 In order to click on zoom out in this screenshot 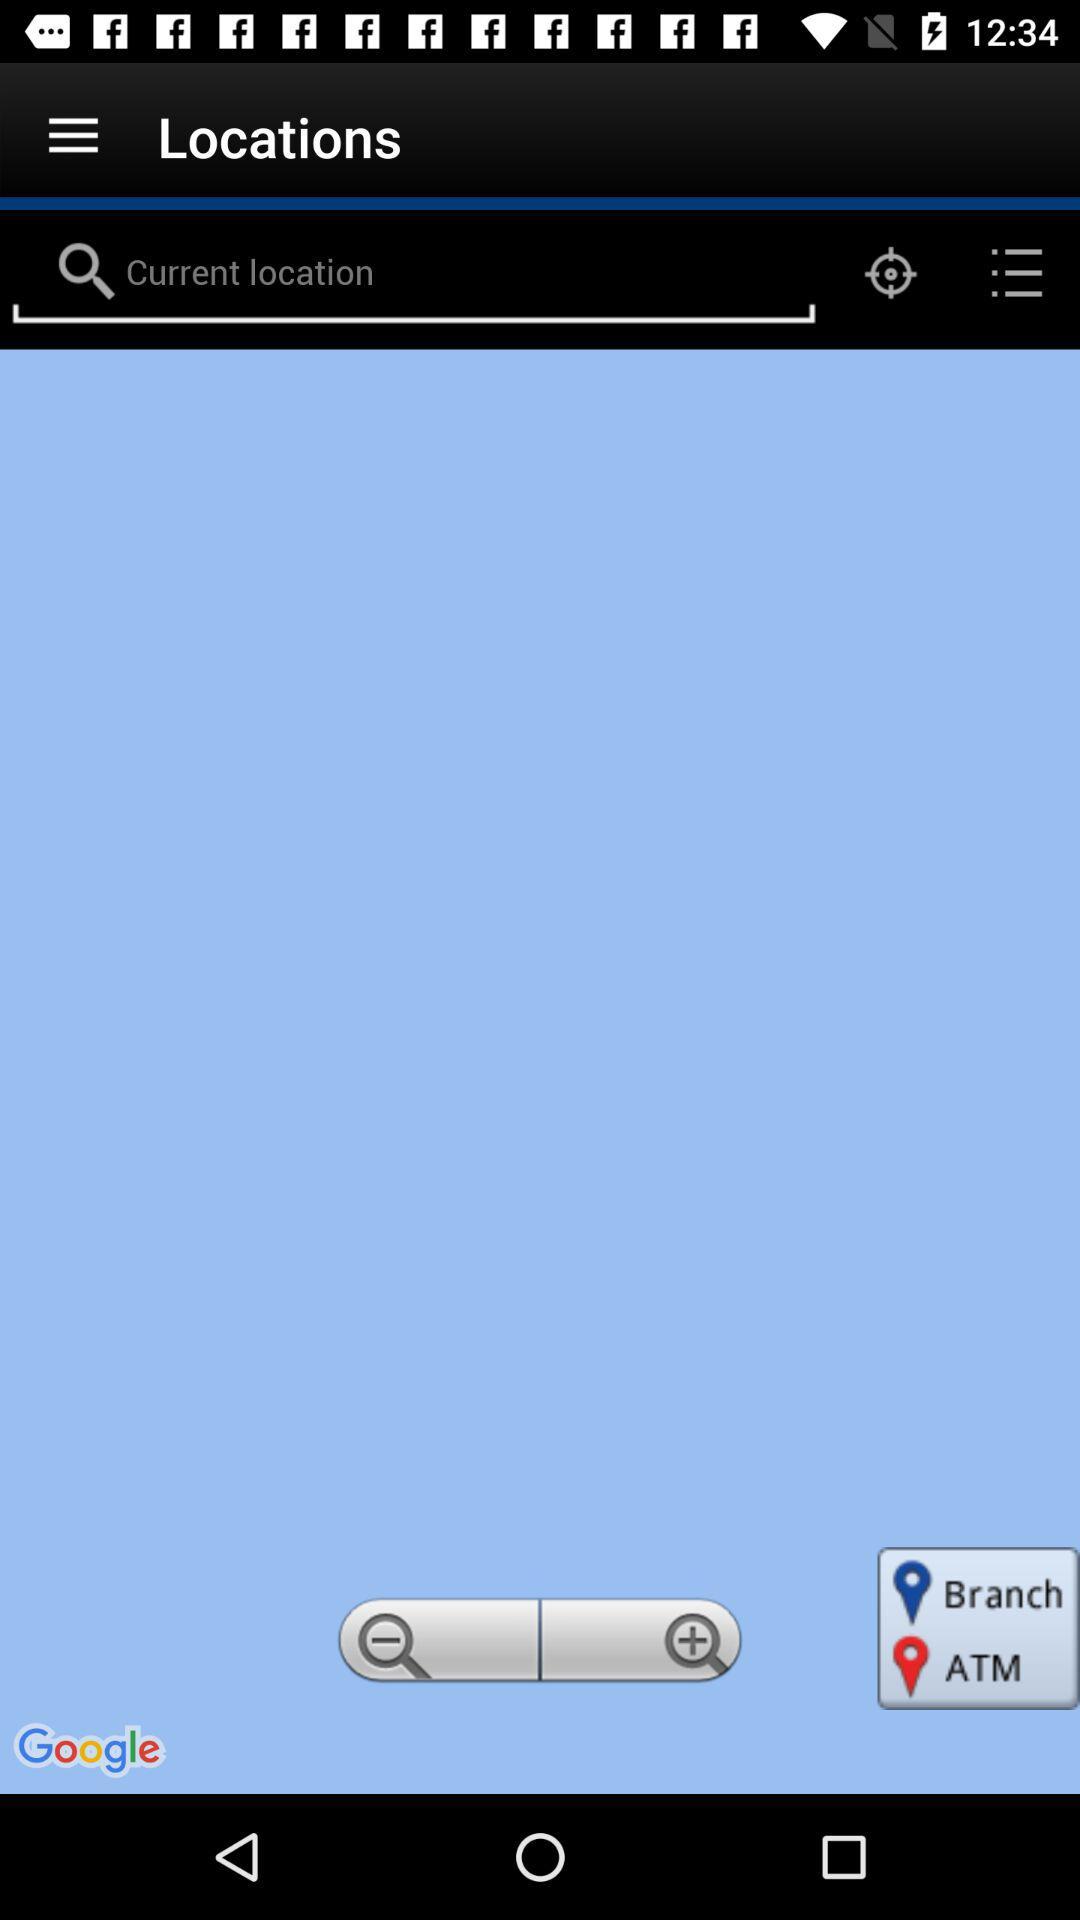, I will do `click(434, 1646)`.